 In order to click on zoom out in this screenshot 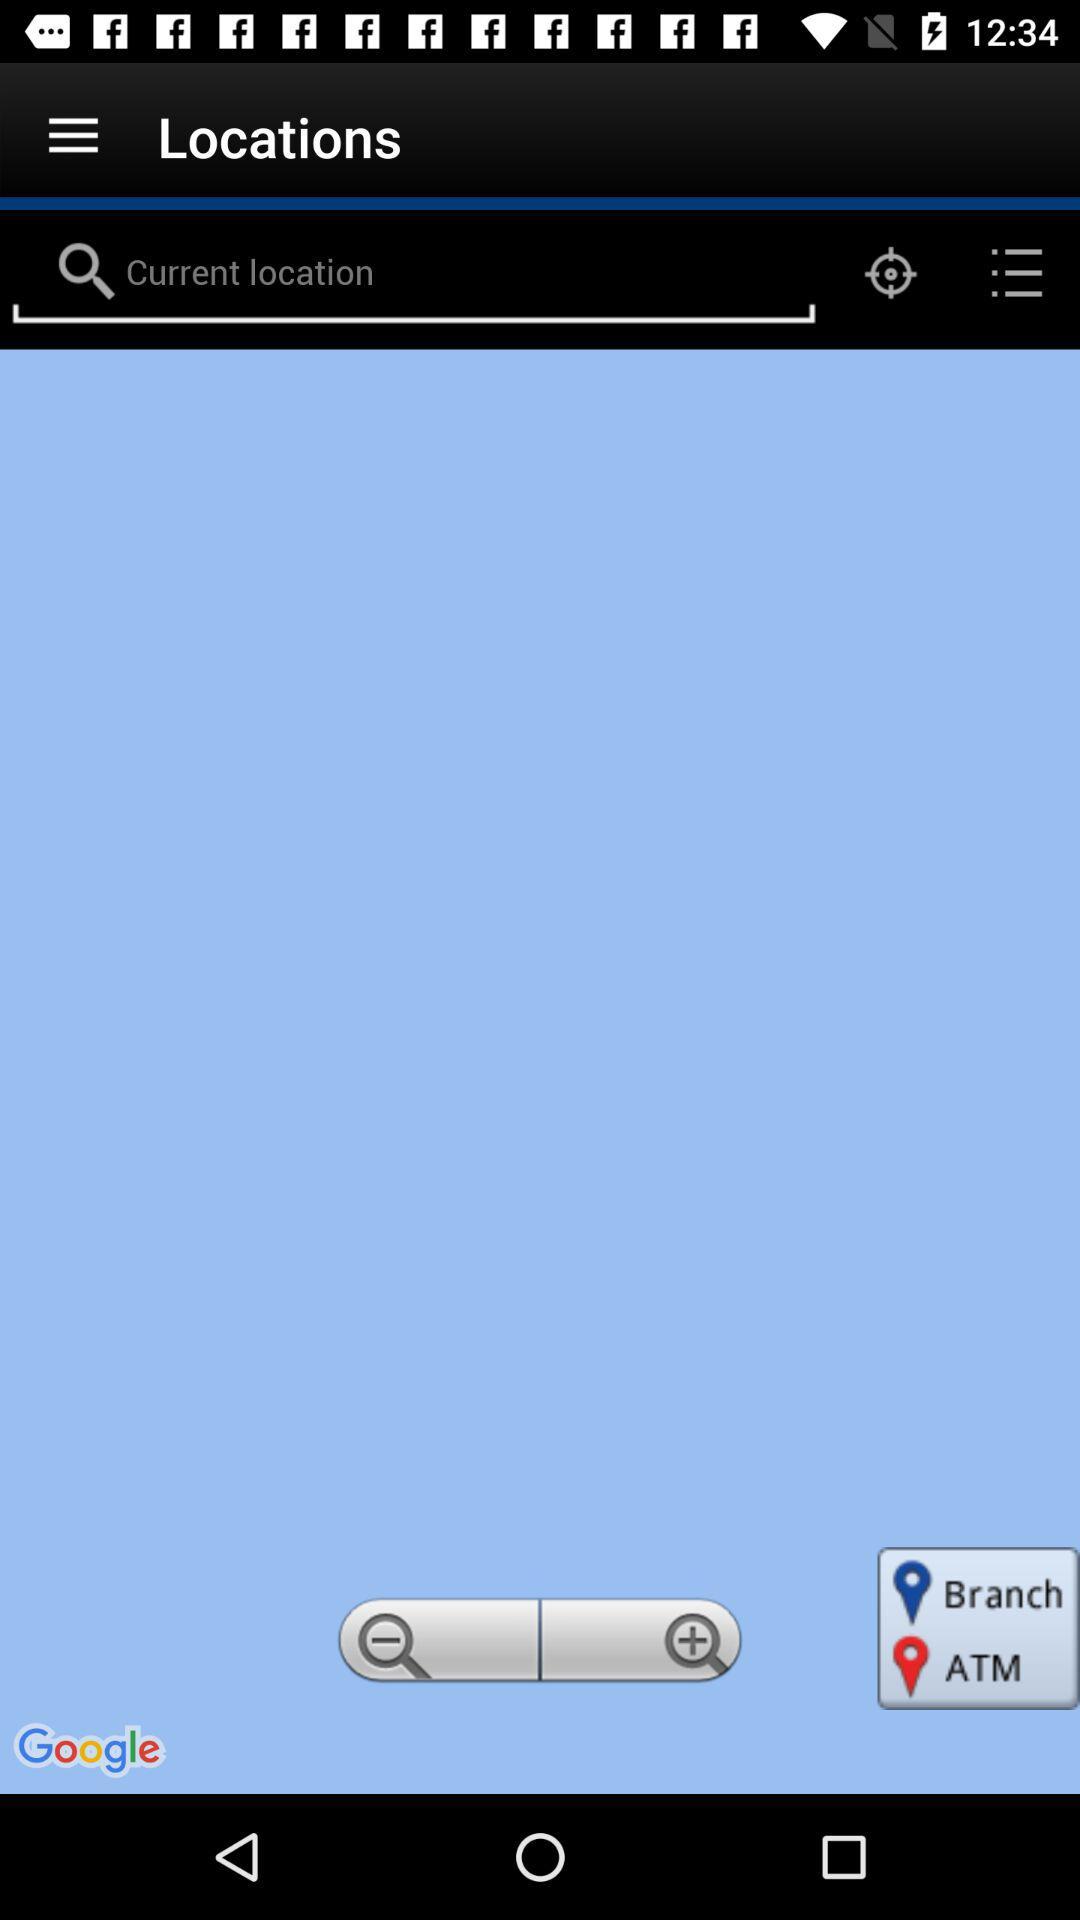, I will do `click(434, 1646)`.